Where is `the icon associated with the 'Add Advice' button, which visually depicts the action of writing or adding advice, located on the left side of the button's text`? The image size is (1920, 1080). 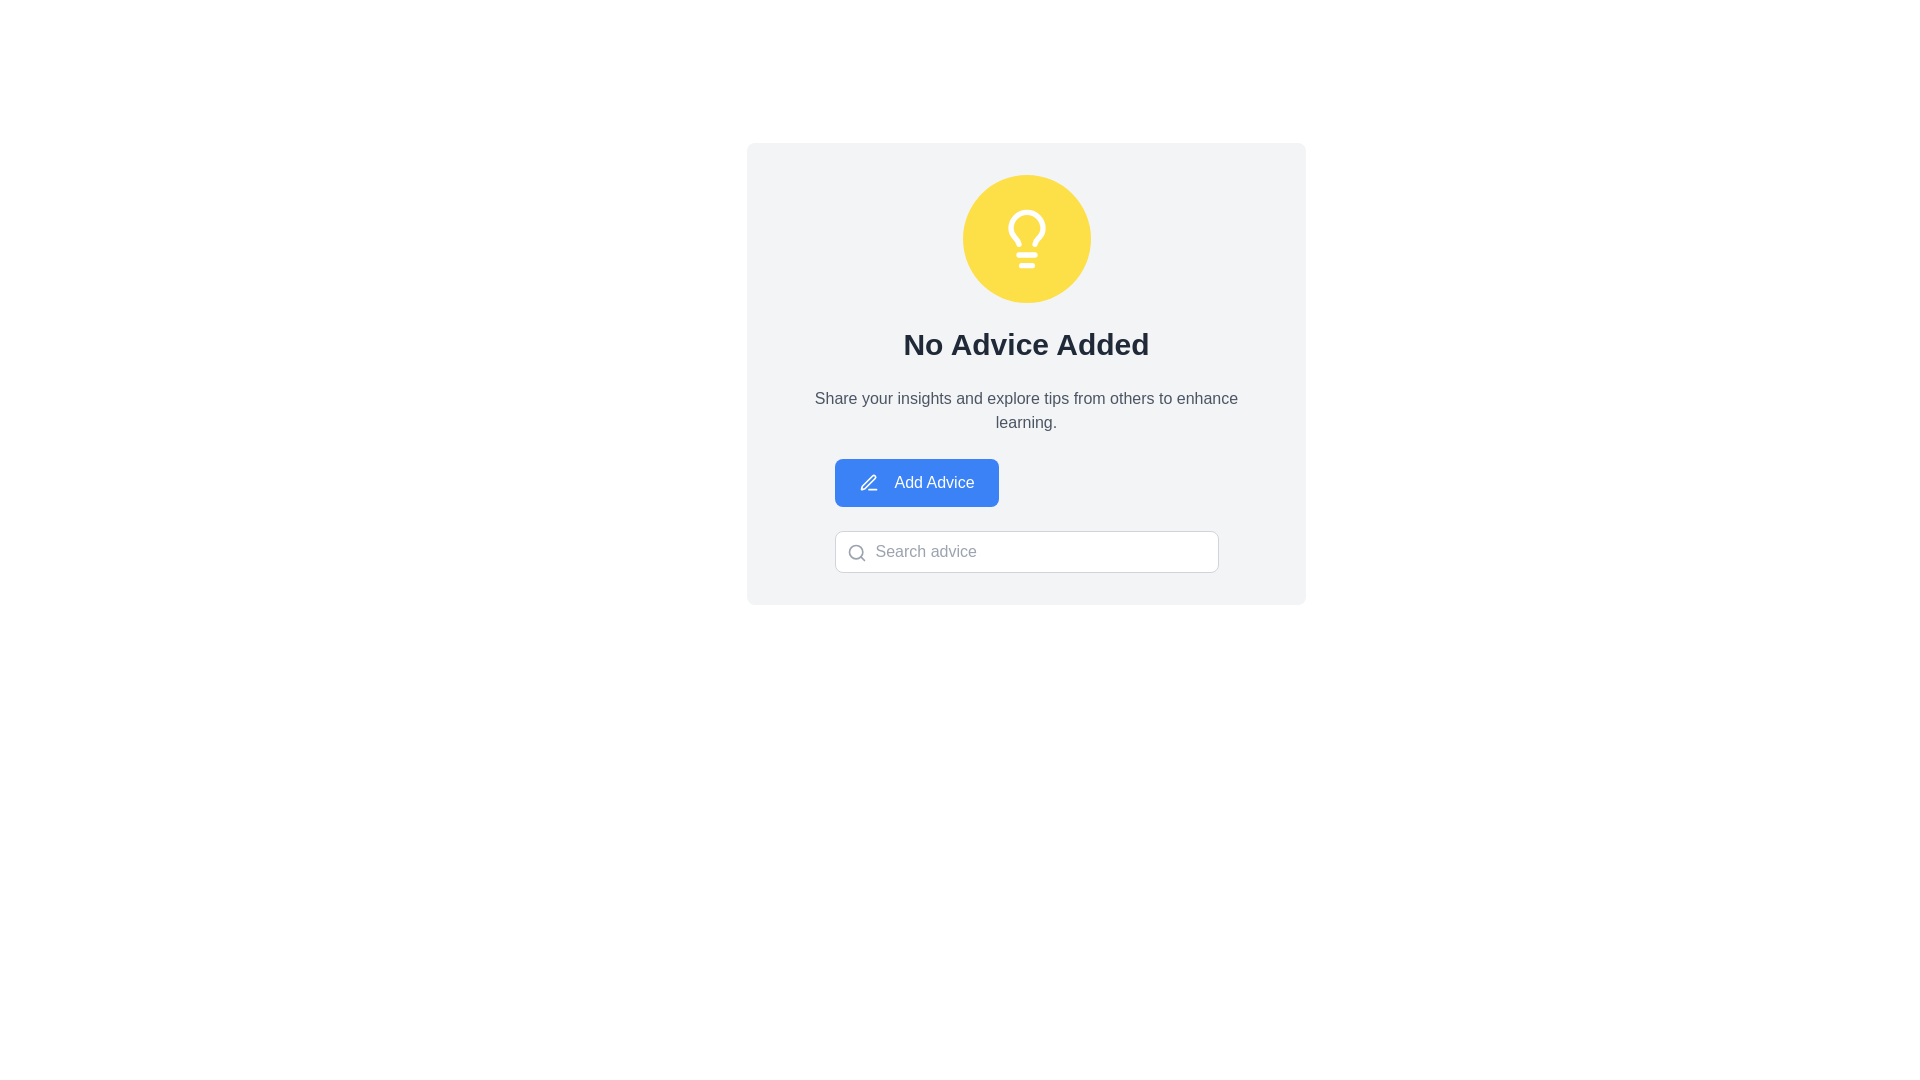 the icon associated with the 'Add Advice' button, which visually depicts the action of writing or adding advice, located on the left side of the button's text is located at coordinates (868, 482).